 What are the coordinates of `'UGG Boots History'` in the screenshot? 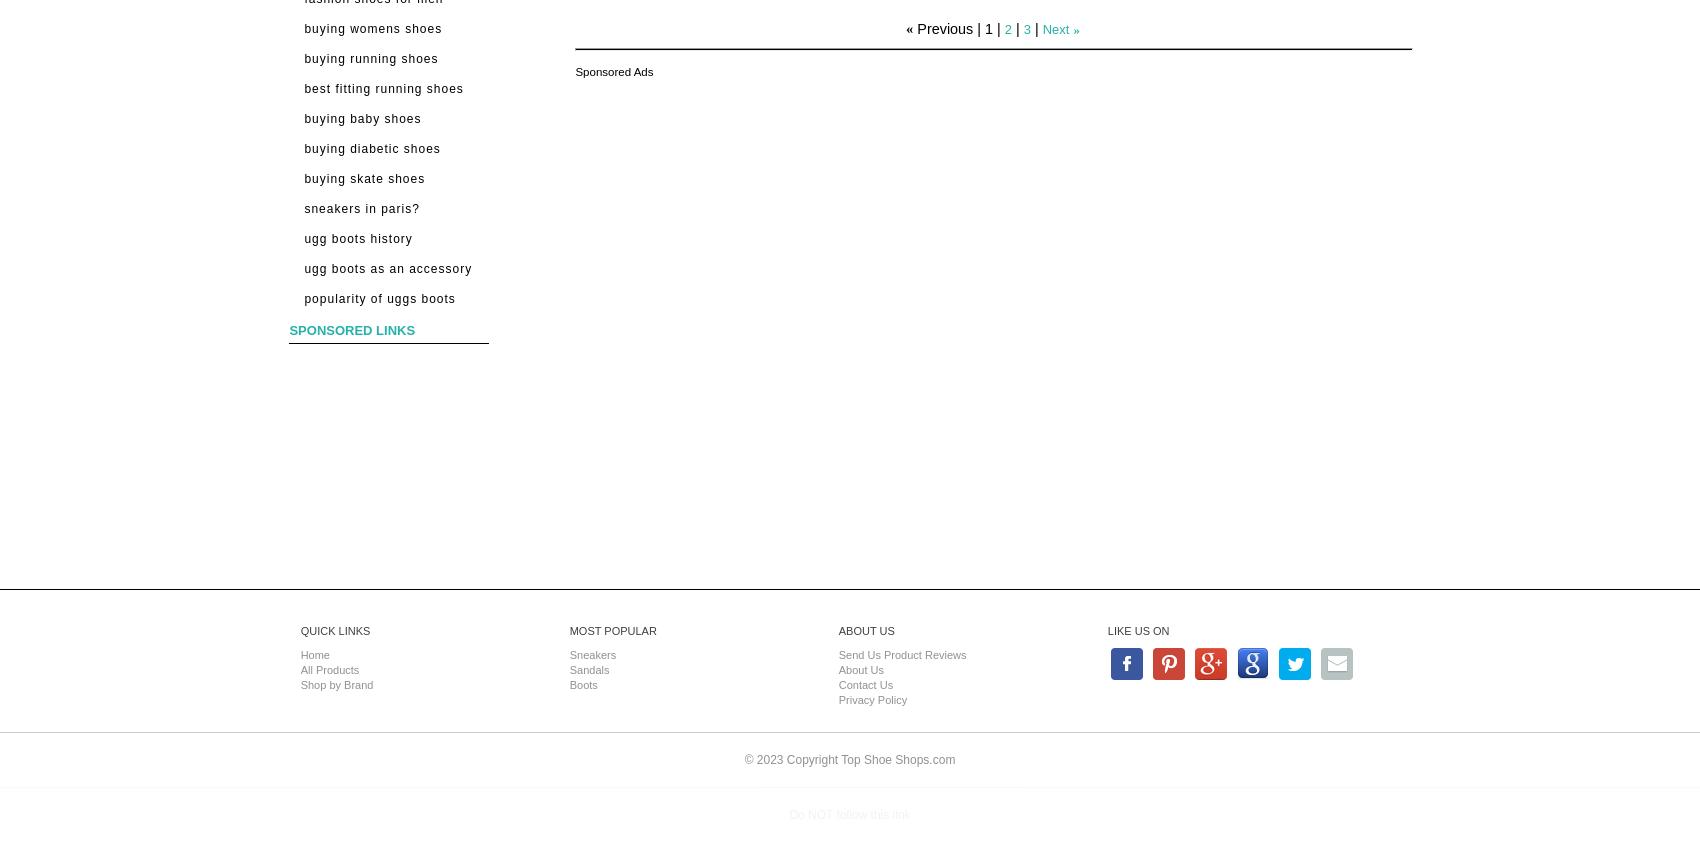 It's located at (357, 238).